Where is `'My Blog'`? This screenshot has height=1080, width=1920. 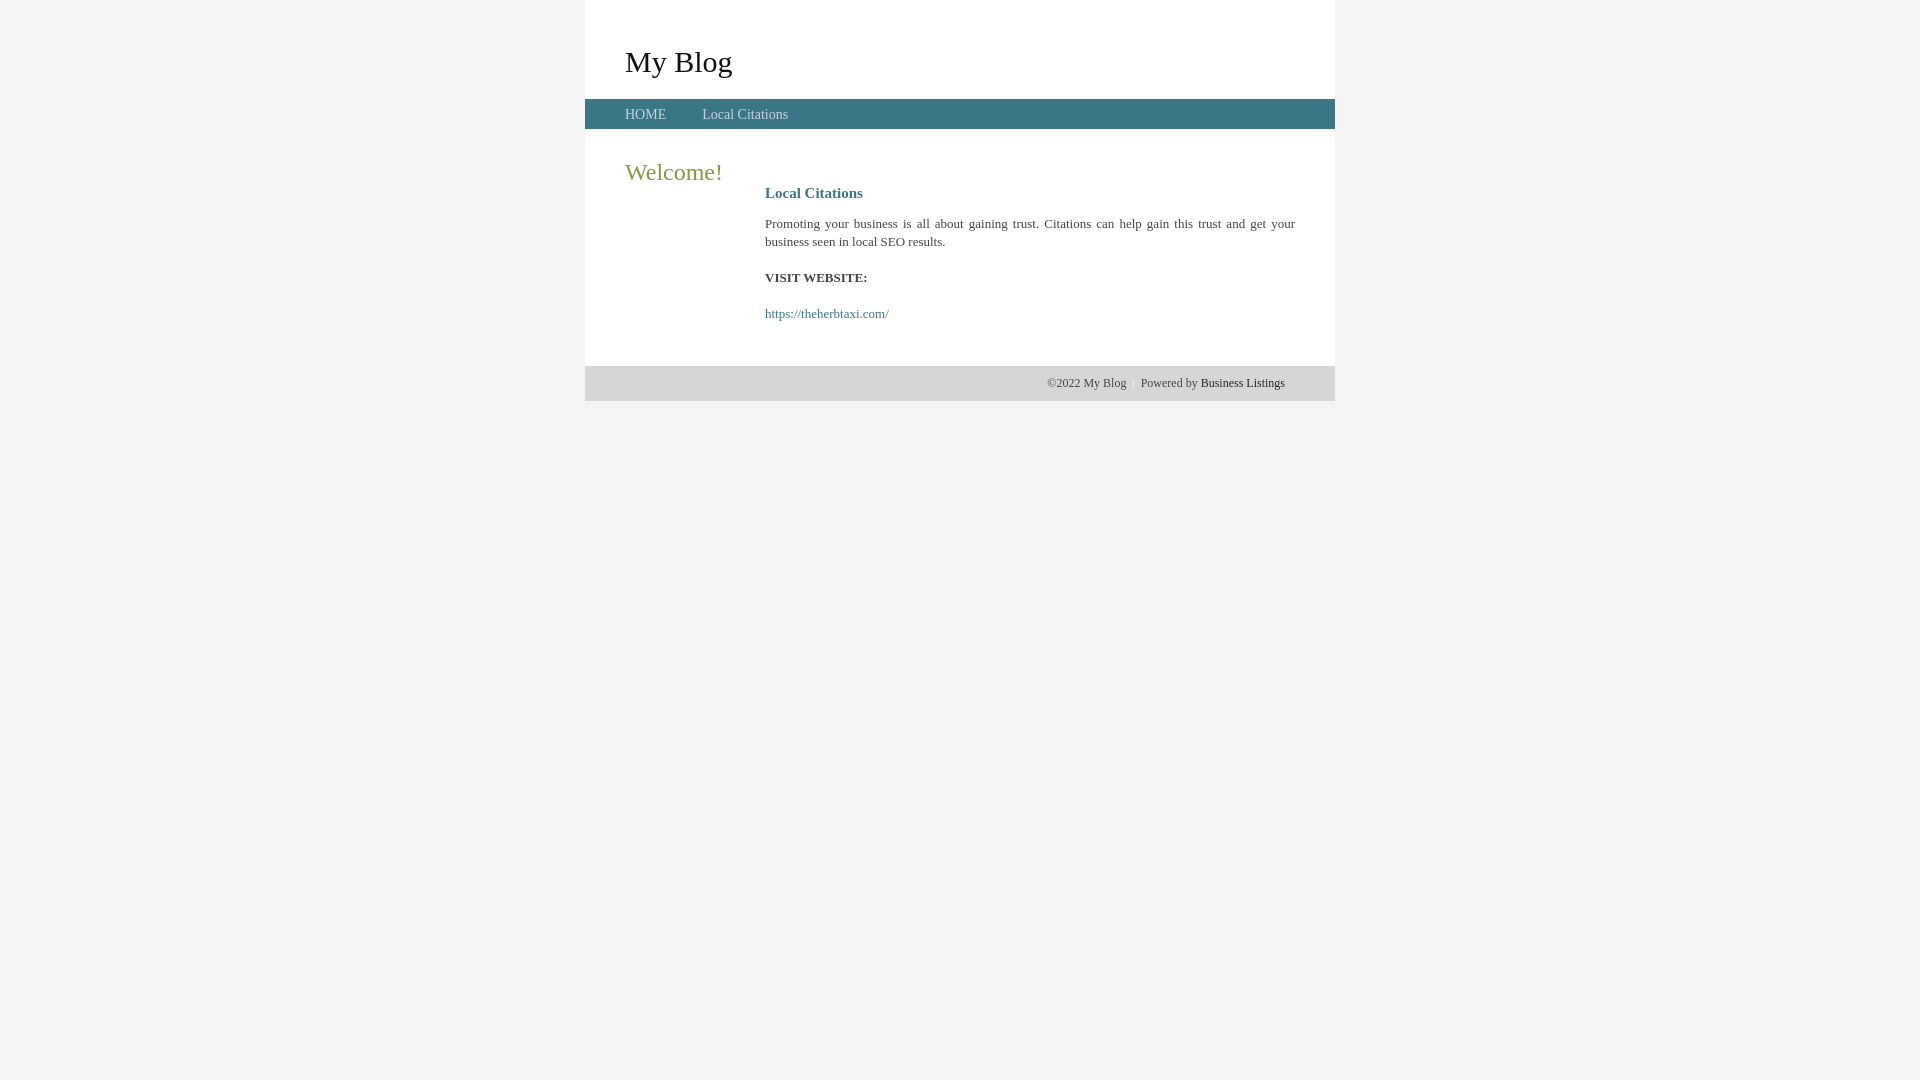
'My Blog' is located at coordinates (678, 60).